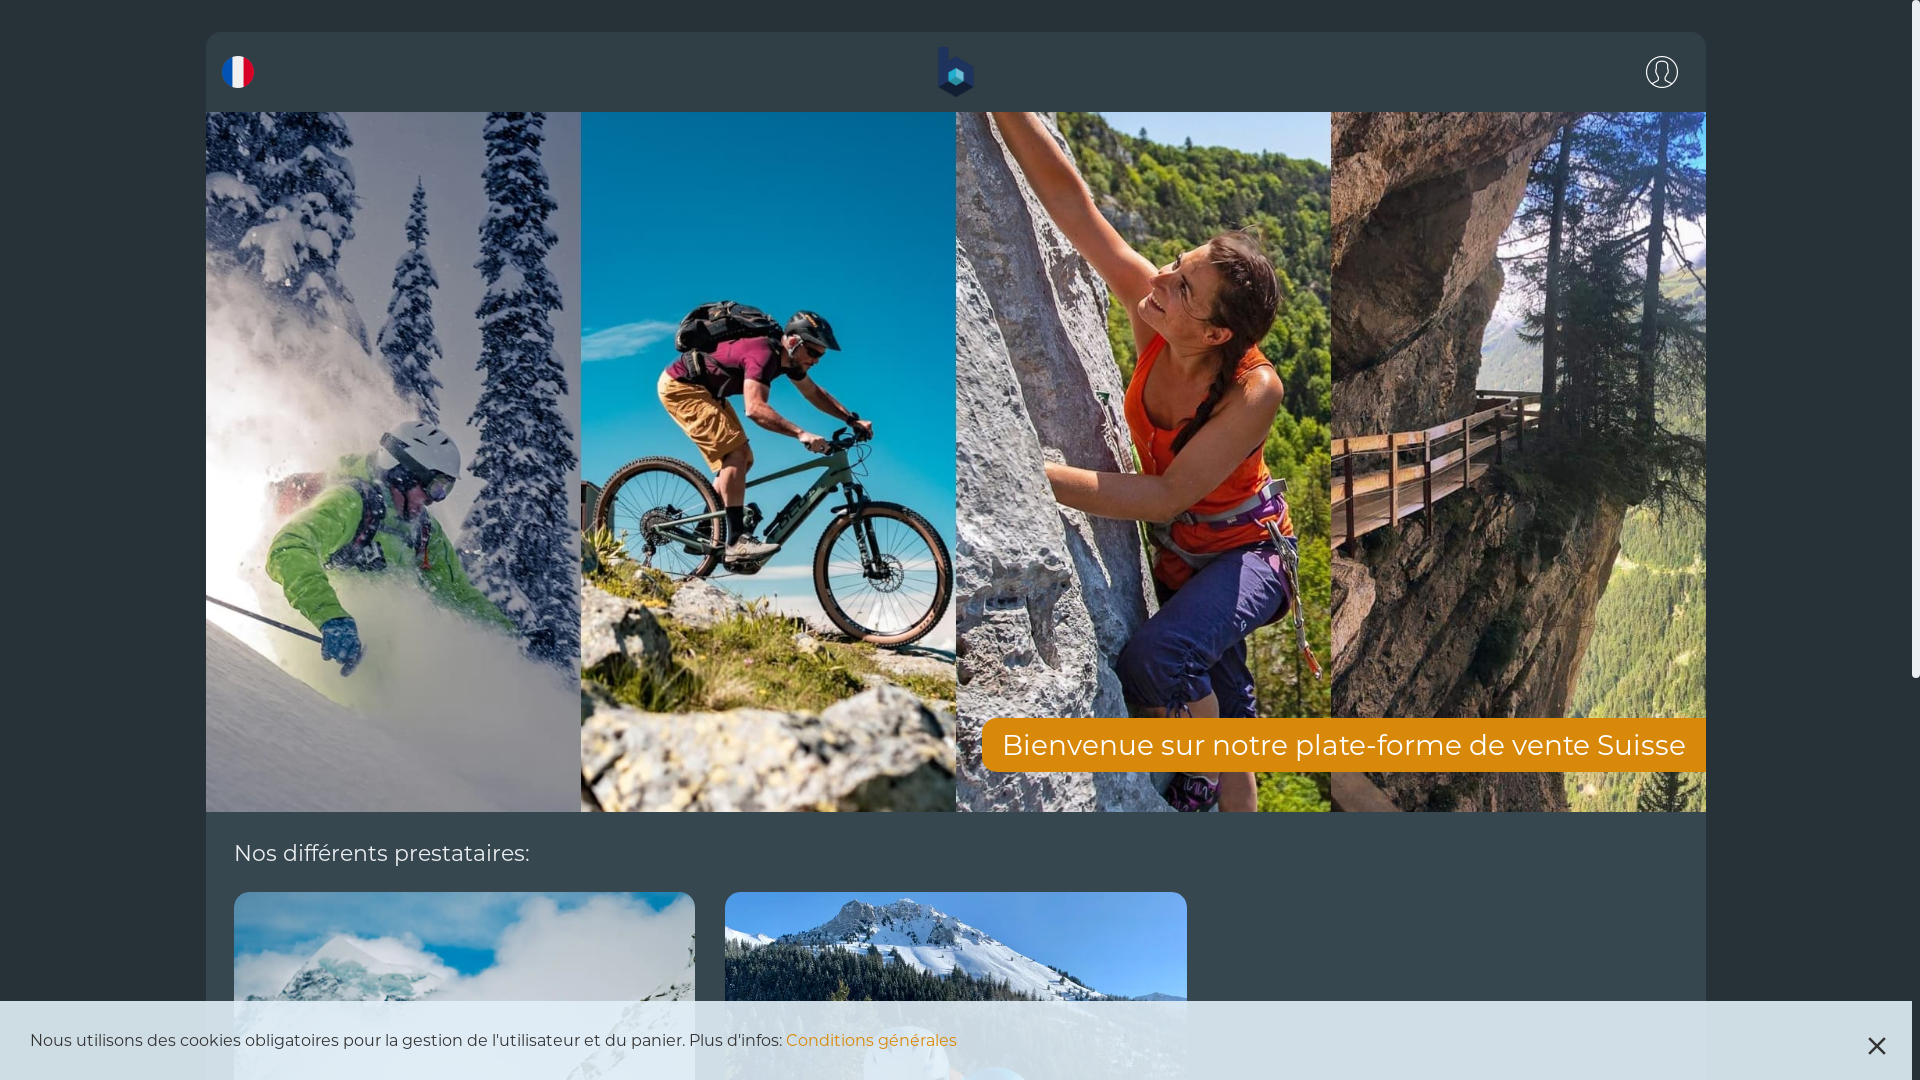  Describe the element at coordinates (1633, 71) in the screenshot. I see `'Se connecter'` at that location.